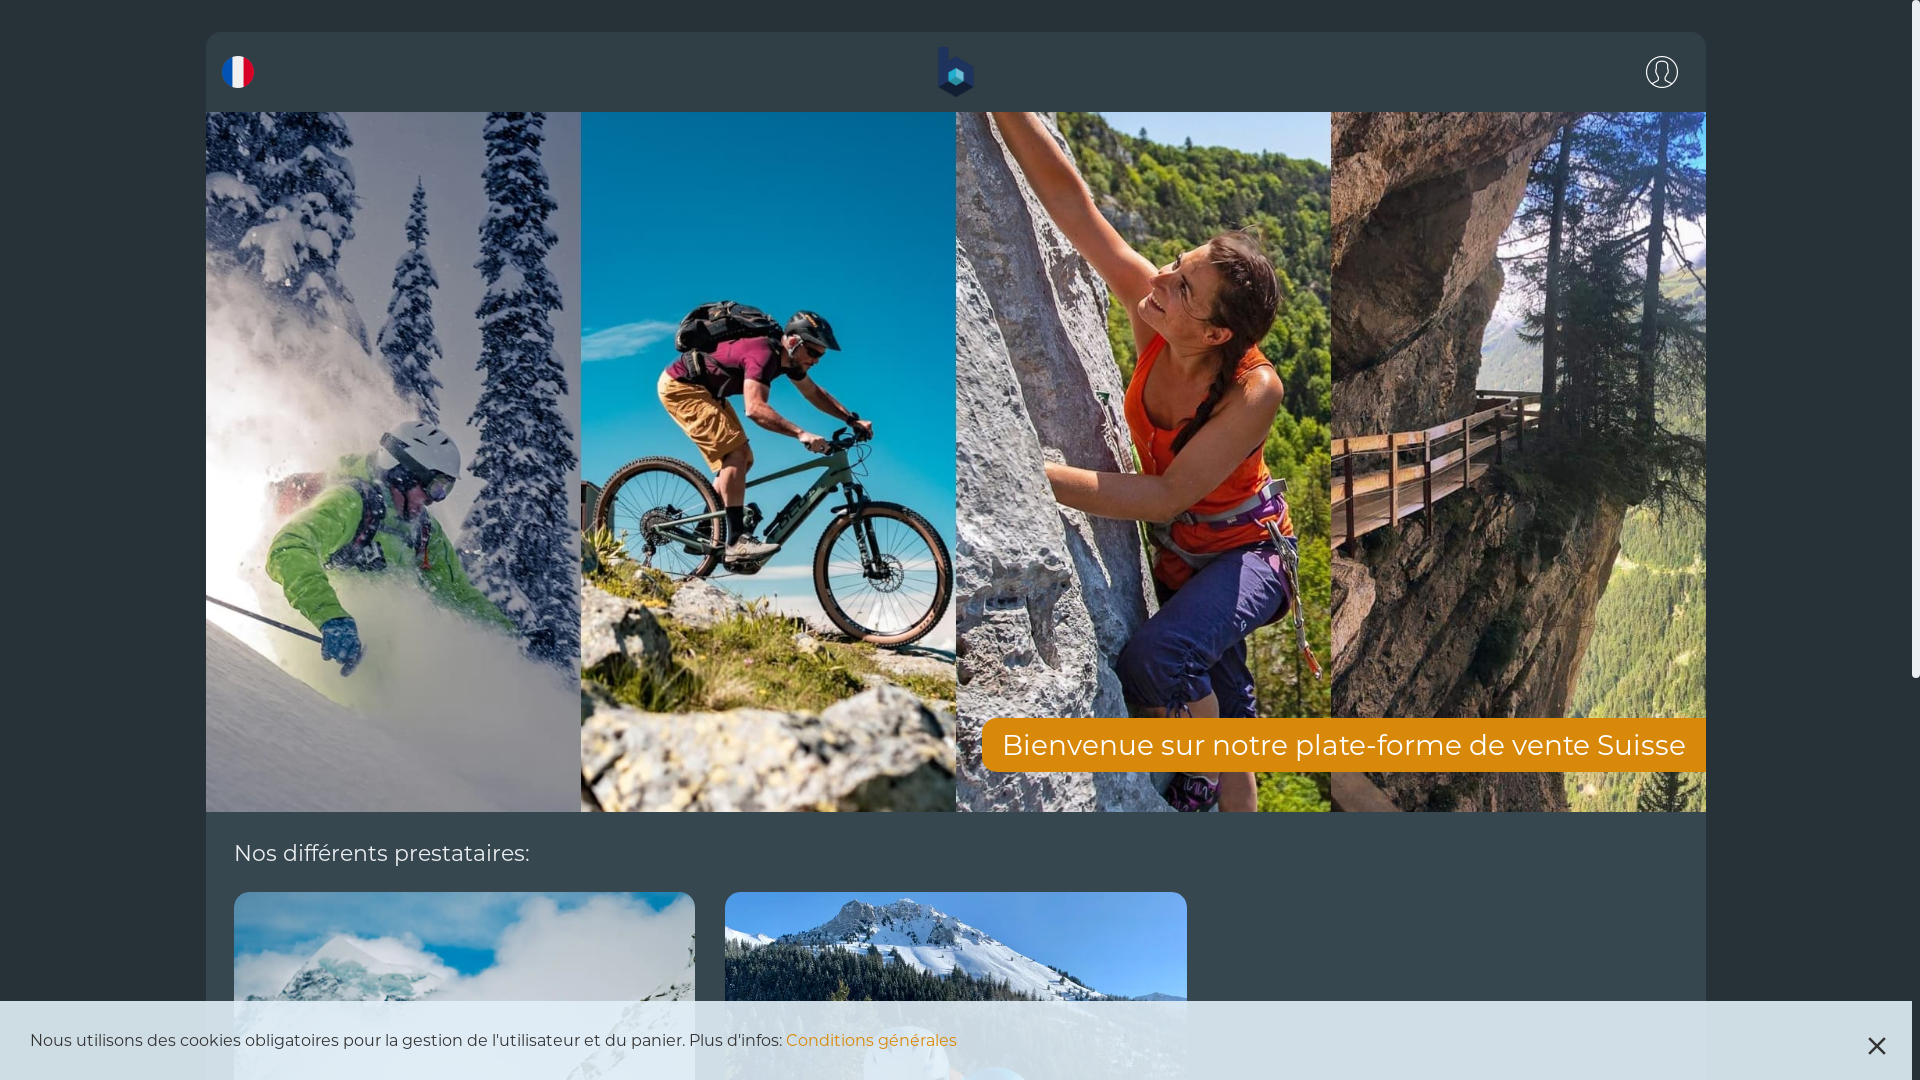  Describe the element at coordinates (1633, 71) in the screenshot. I see `'Se connecter'` at that location.